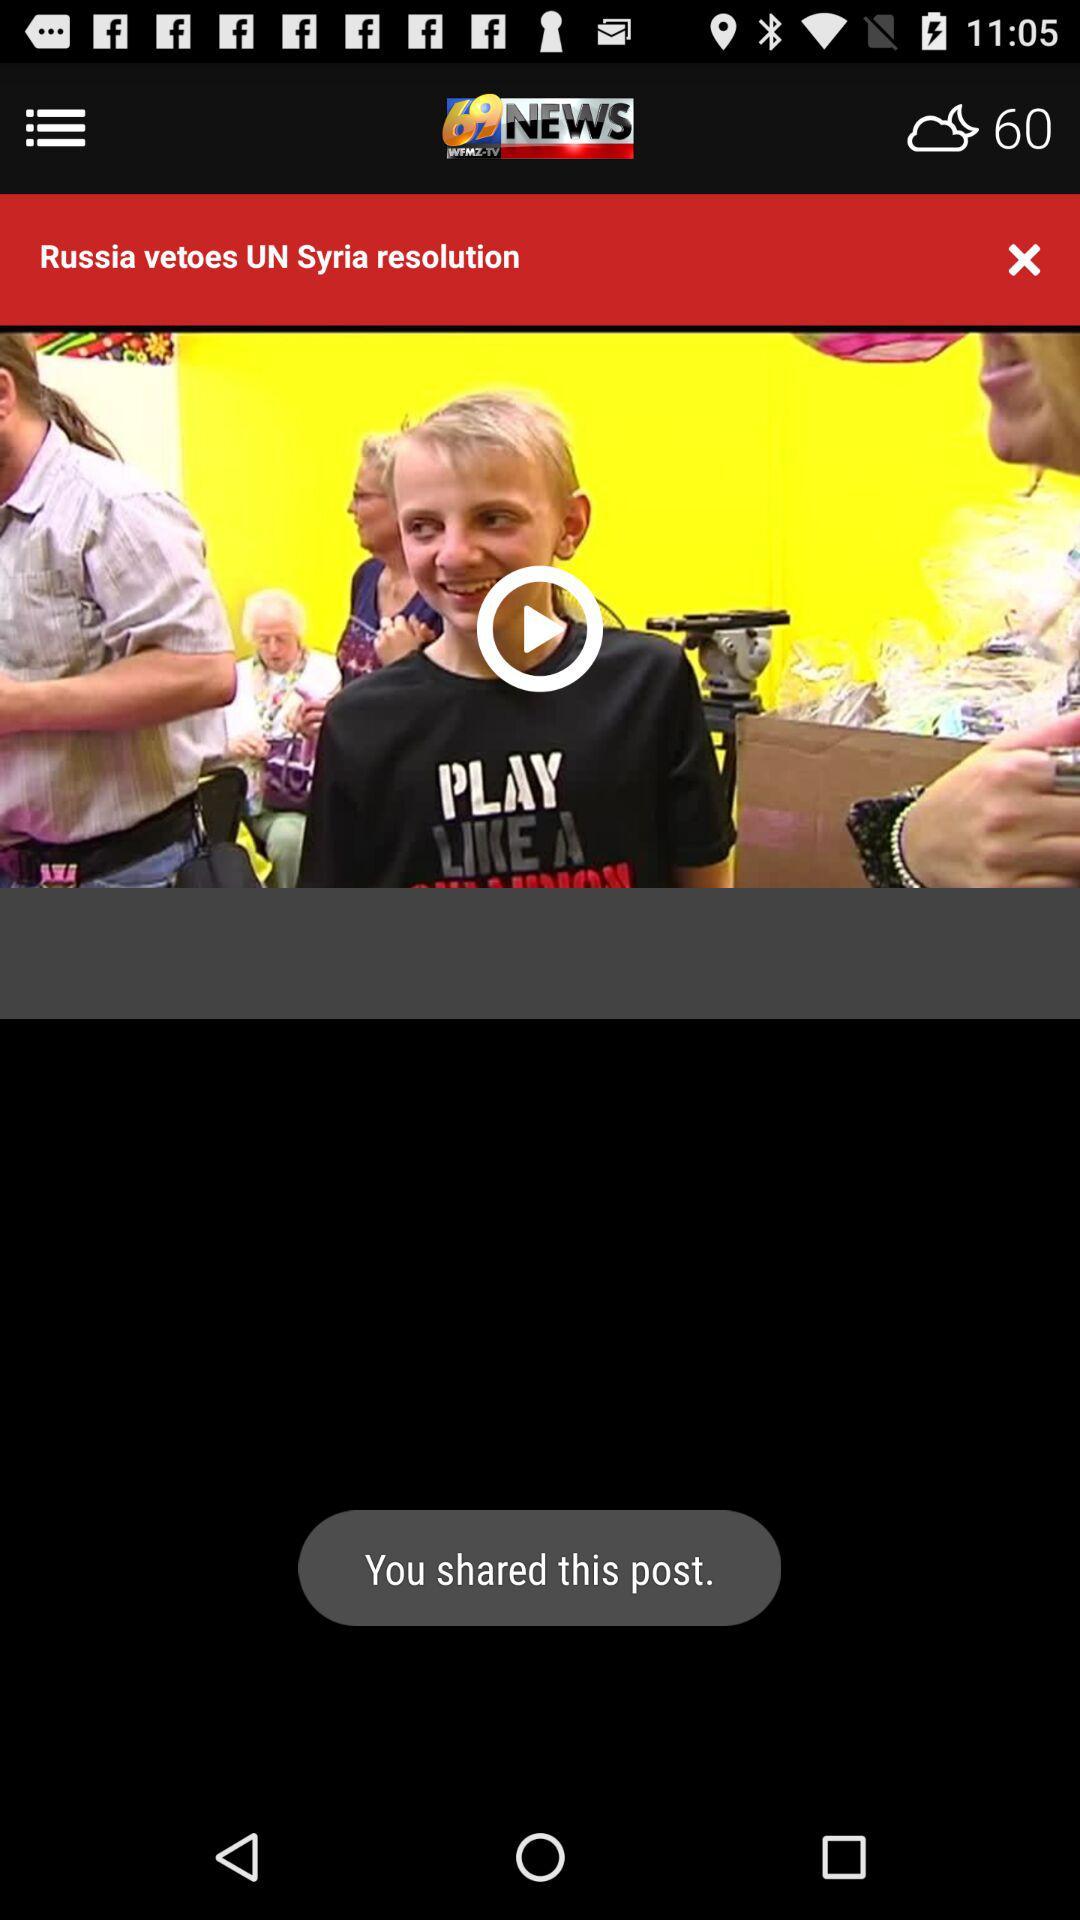 The height and width of the screenshot is (1920, 1080). I want to click on click discription, so click(540, 127).